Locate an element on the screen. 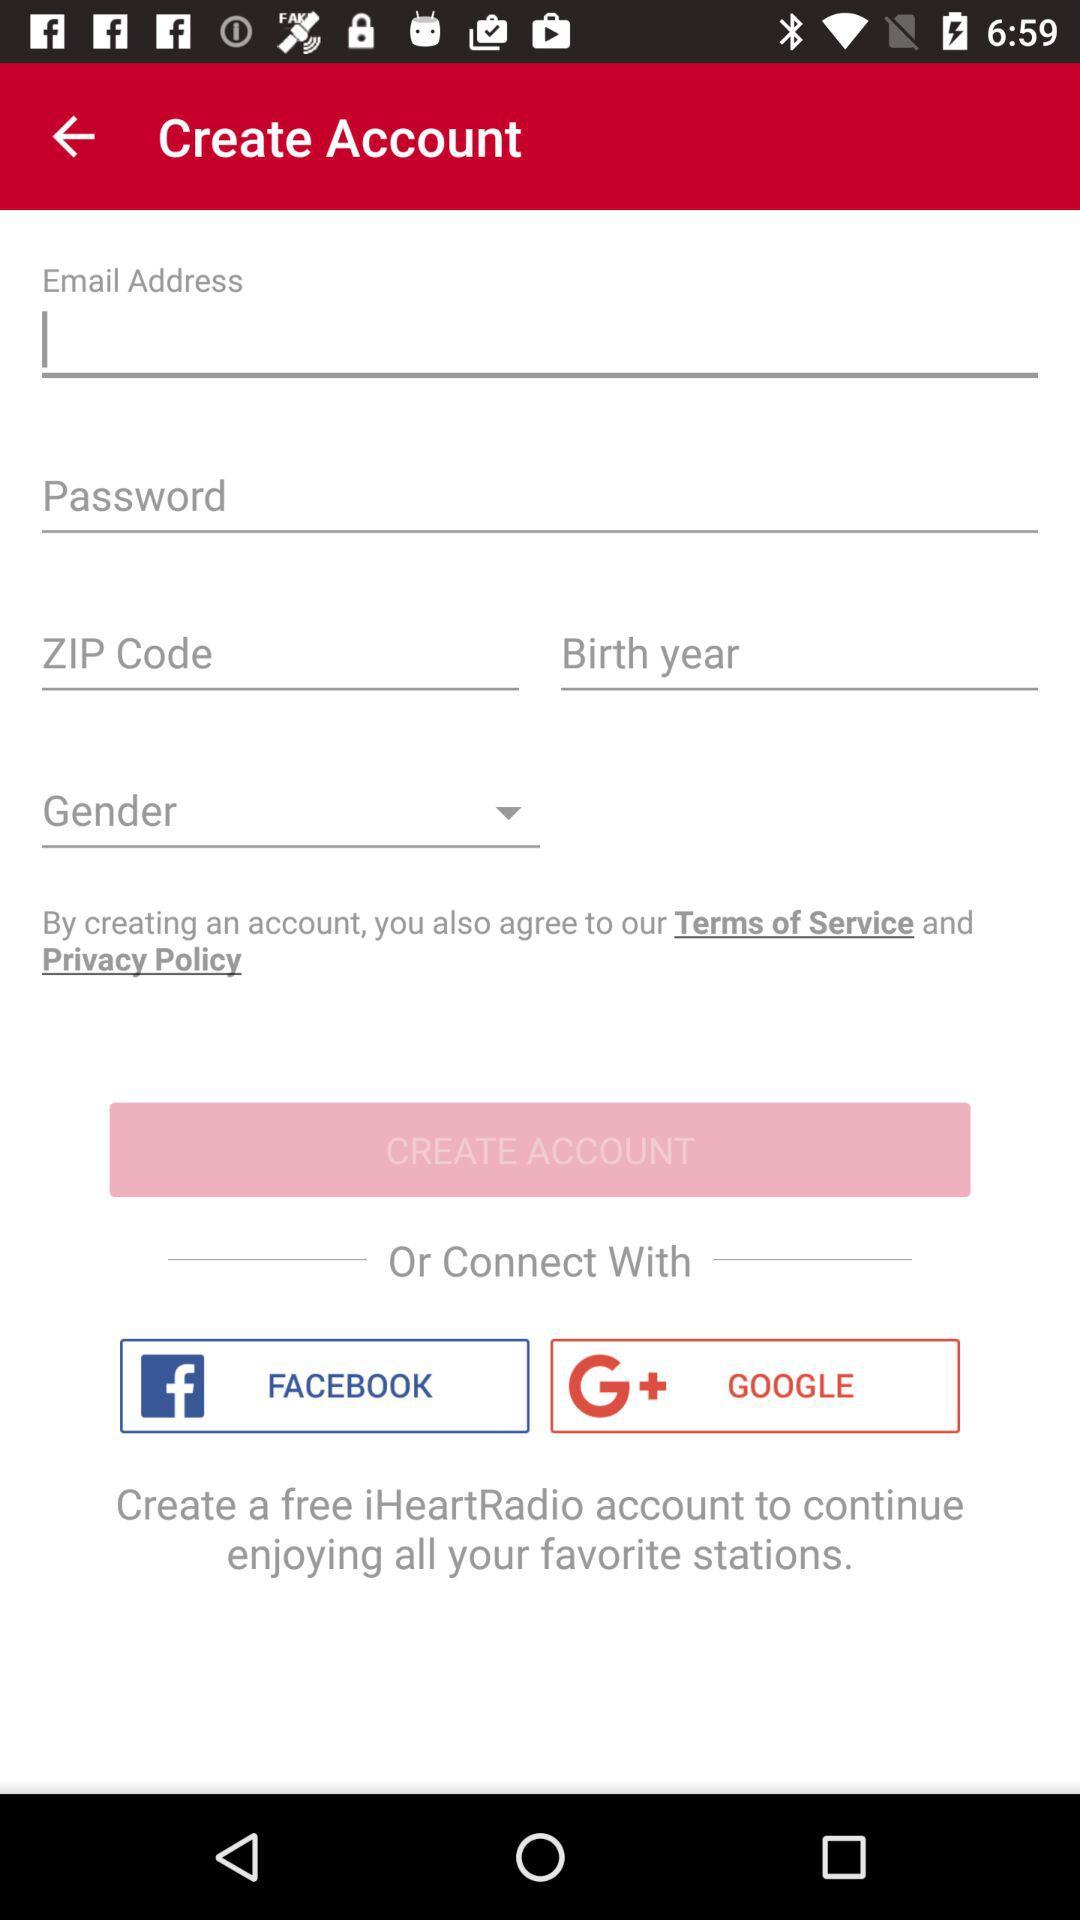 The height and width of the screenshot is (1920, 1080). shows facebook option is located at coordinates (323, 1385).